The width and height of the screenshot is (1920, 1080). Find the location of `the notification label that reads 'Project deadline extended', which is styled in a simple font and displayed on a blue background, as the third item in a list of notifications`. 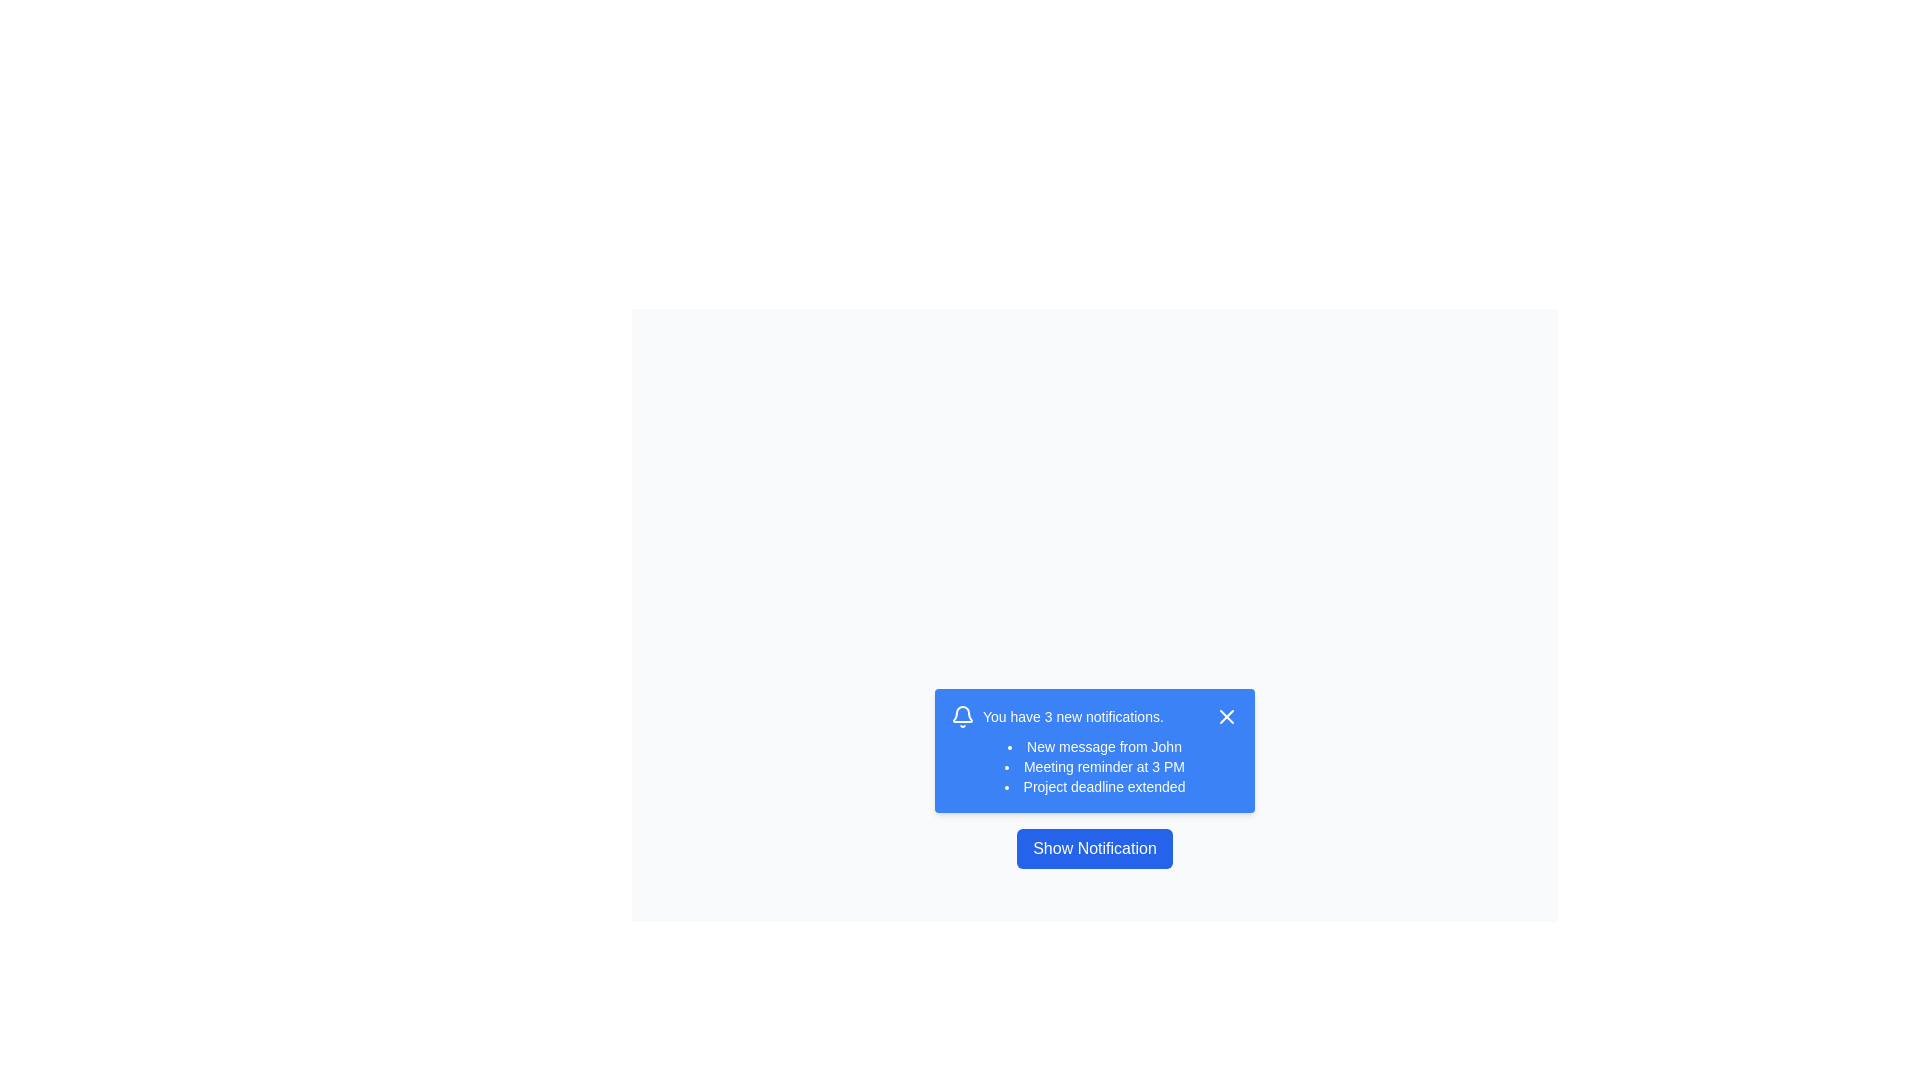

the notification label that reads 'Project deadline extended', which is styled in a simple font and displayed on a blue background, as the third item in a list of notifications is located at coordinates (1093, 785).